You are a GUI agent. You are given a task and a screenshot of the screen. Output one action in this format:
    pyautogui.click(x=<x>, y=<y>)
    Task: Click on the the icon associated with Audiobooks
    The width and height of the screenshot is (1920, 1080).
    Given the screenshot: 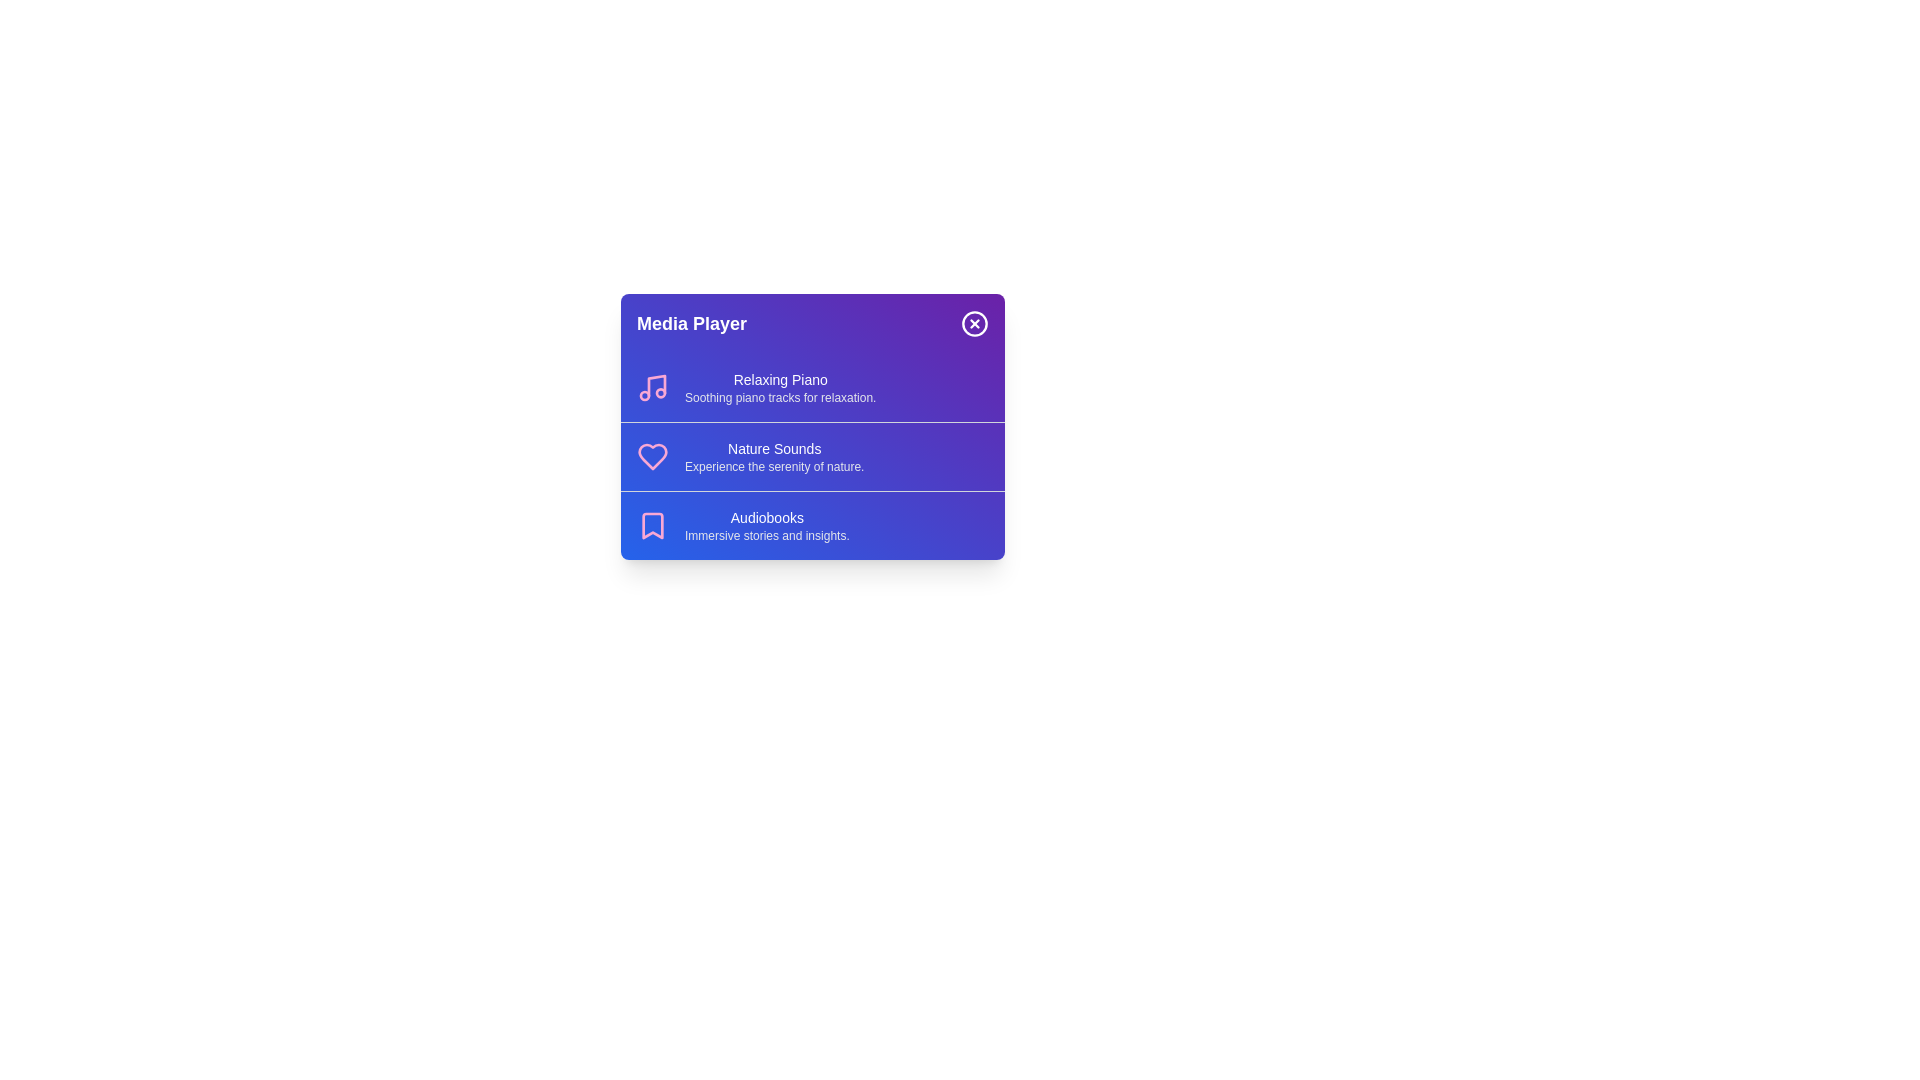 What is the action you would take?
    pyautogui.click(x=652, y=524)
    